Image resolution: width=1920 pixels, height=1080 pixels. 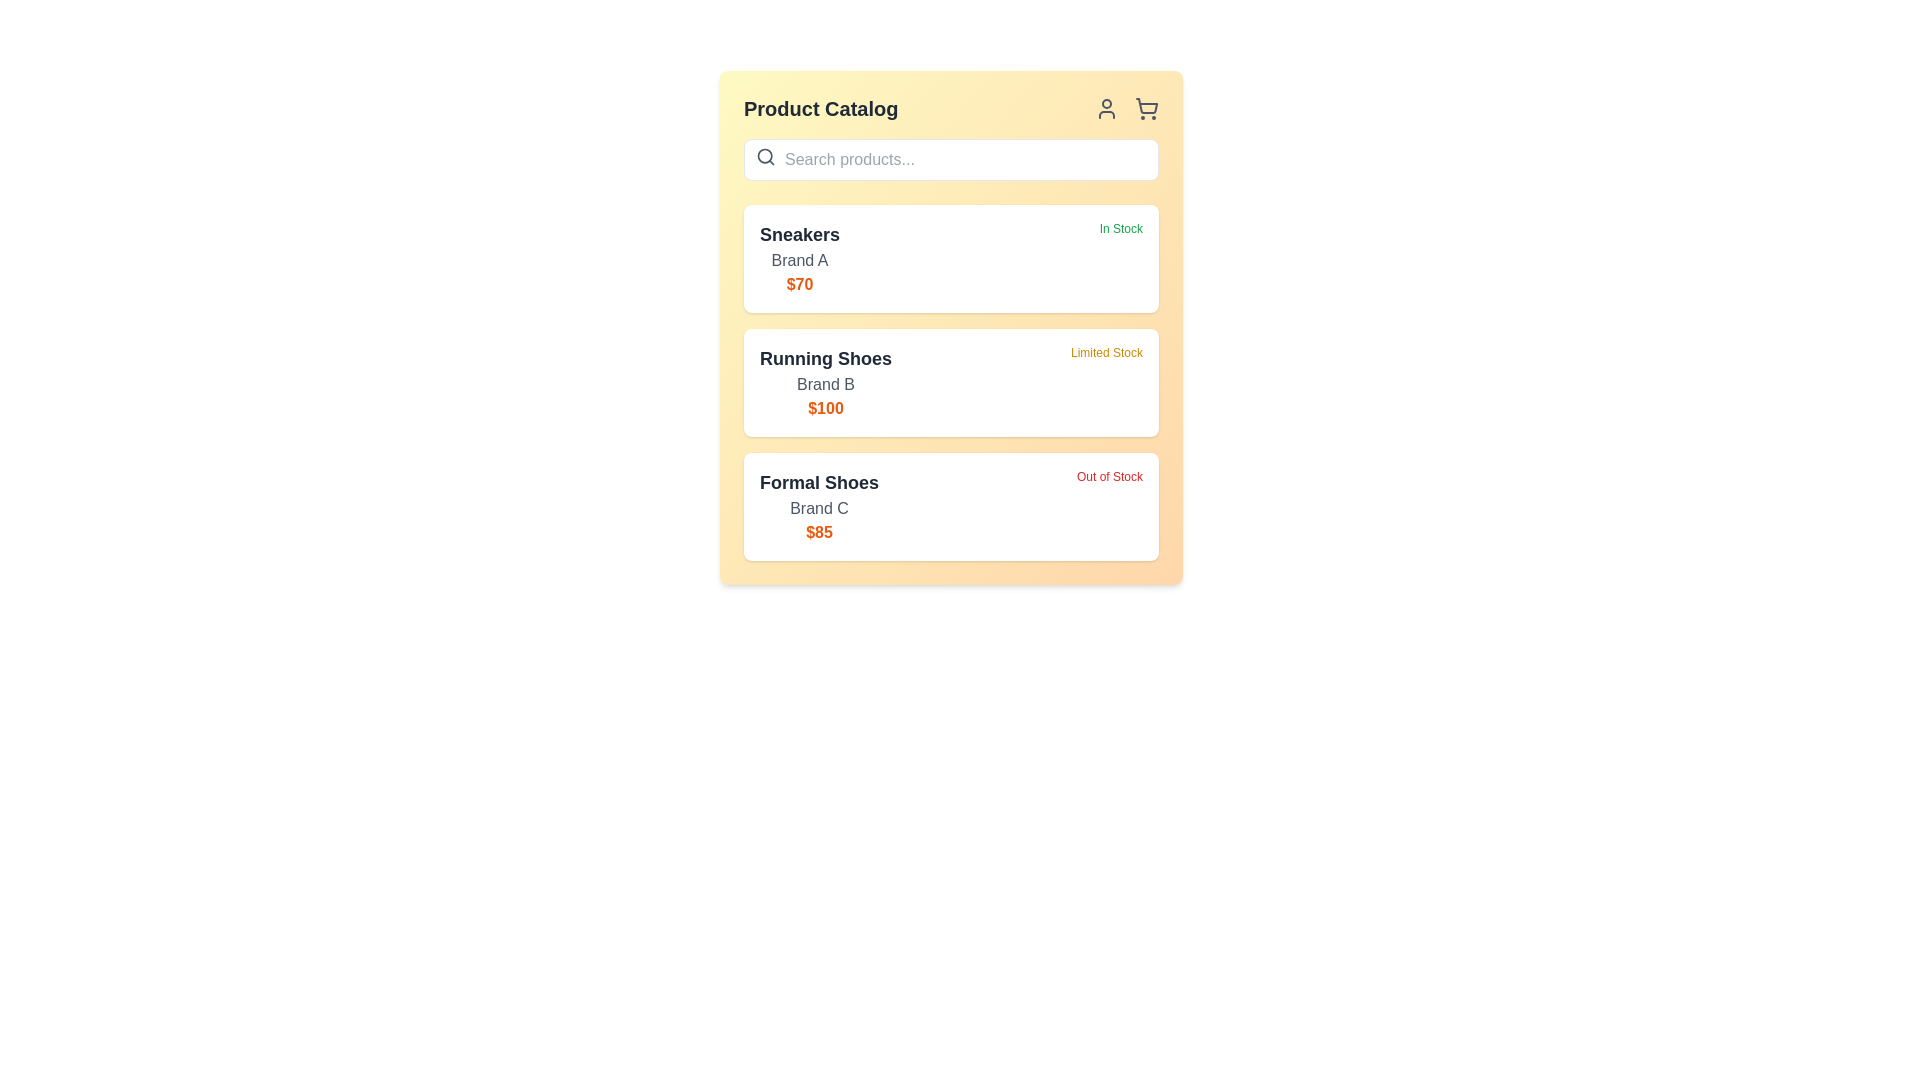 I want to click on the 'Out of Stock' text label, which is styled in red and located in the top-right corner of the 'Formal Shoes' product card, so click(x=1108, y=505).